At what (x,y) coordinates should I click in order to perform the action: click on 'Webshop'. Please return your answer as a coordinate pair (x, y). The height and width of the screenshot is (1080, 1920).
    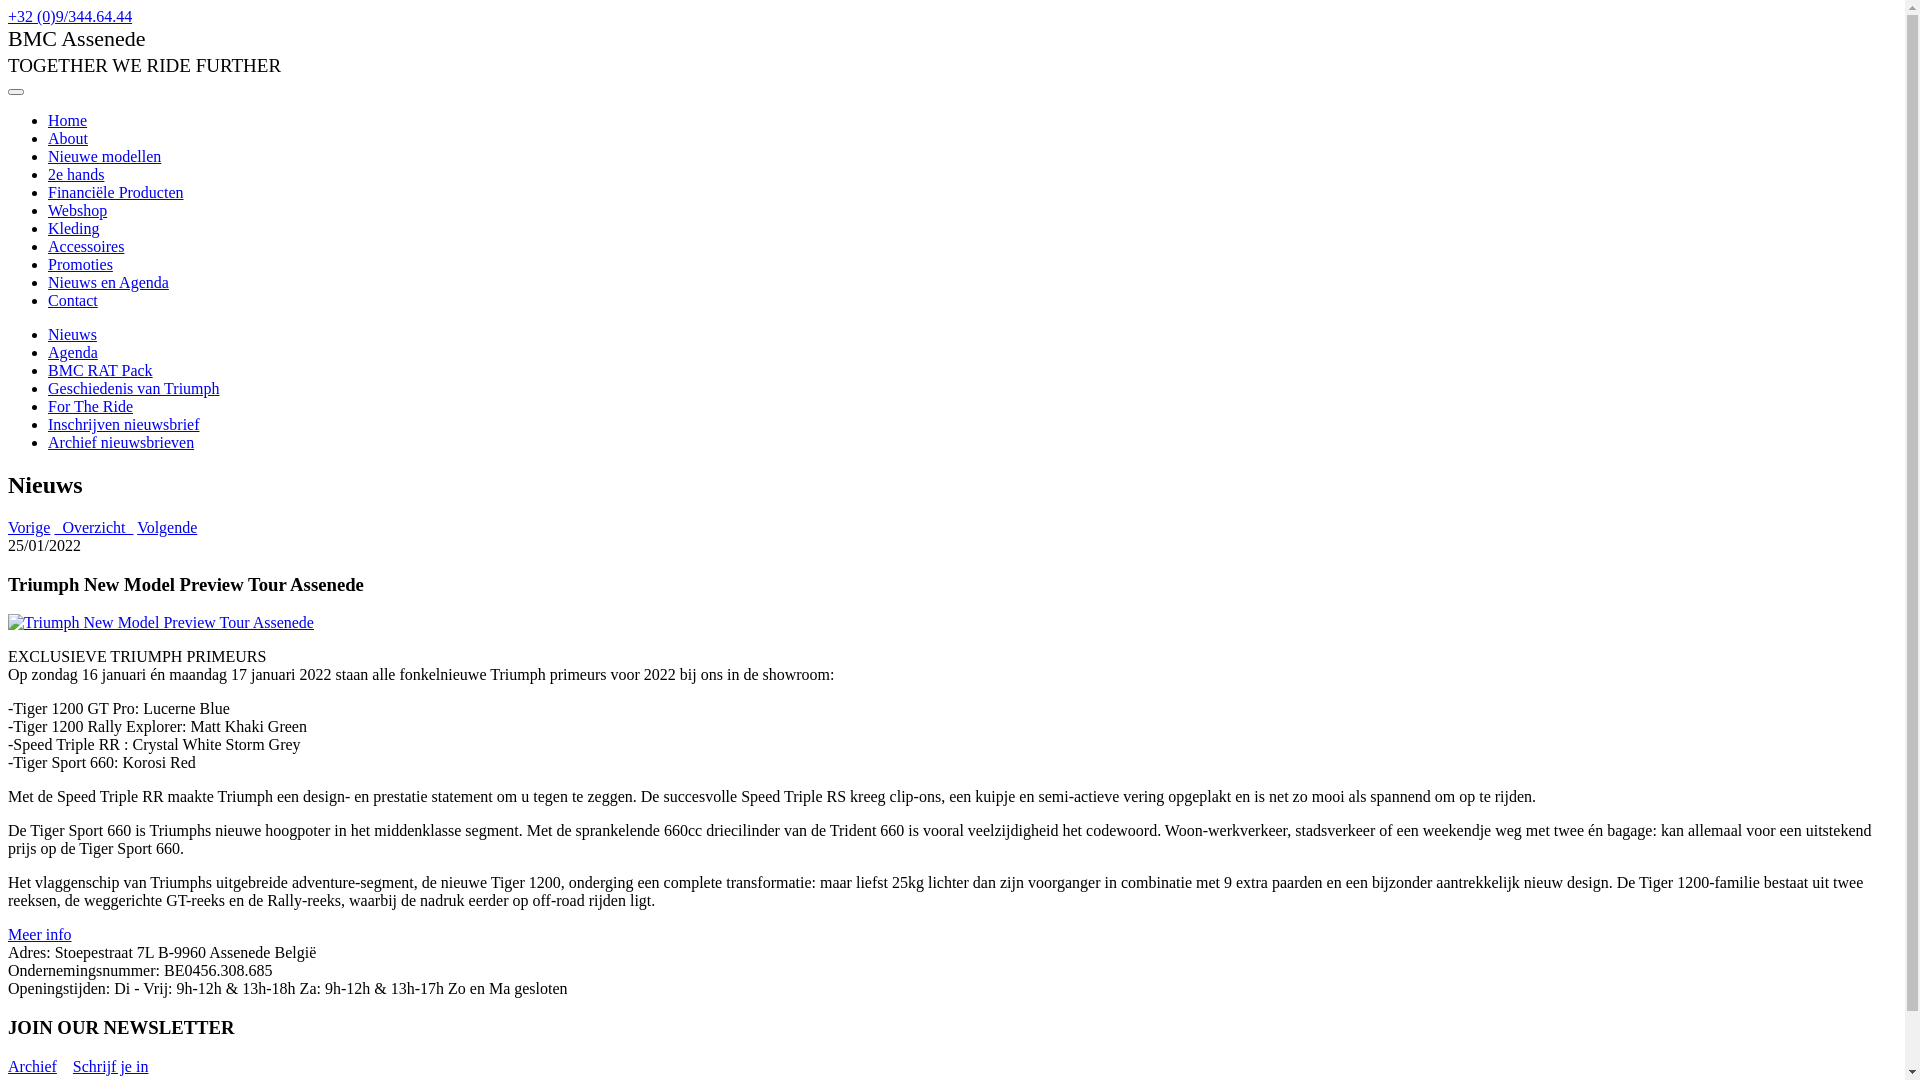
    Looking at the image, I should click on (77, 210).